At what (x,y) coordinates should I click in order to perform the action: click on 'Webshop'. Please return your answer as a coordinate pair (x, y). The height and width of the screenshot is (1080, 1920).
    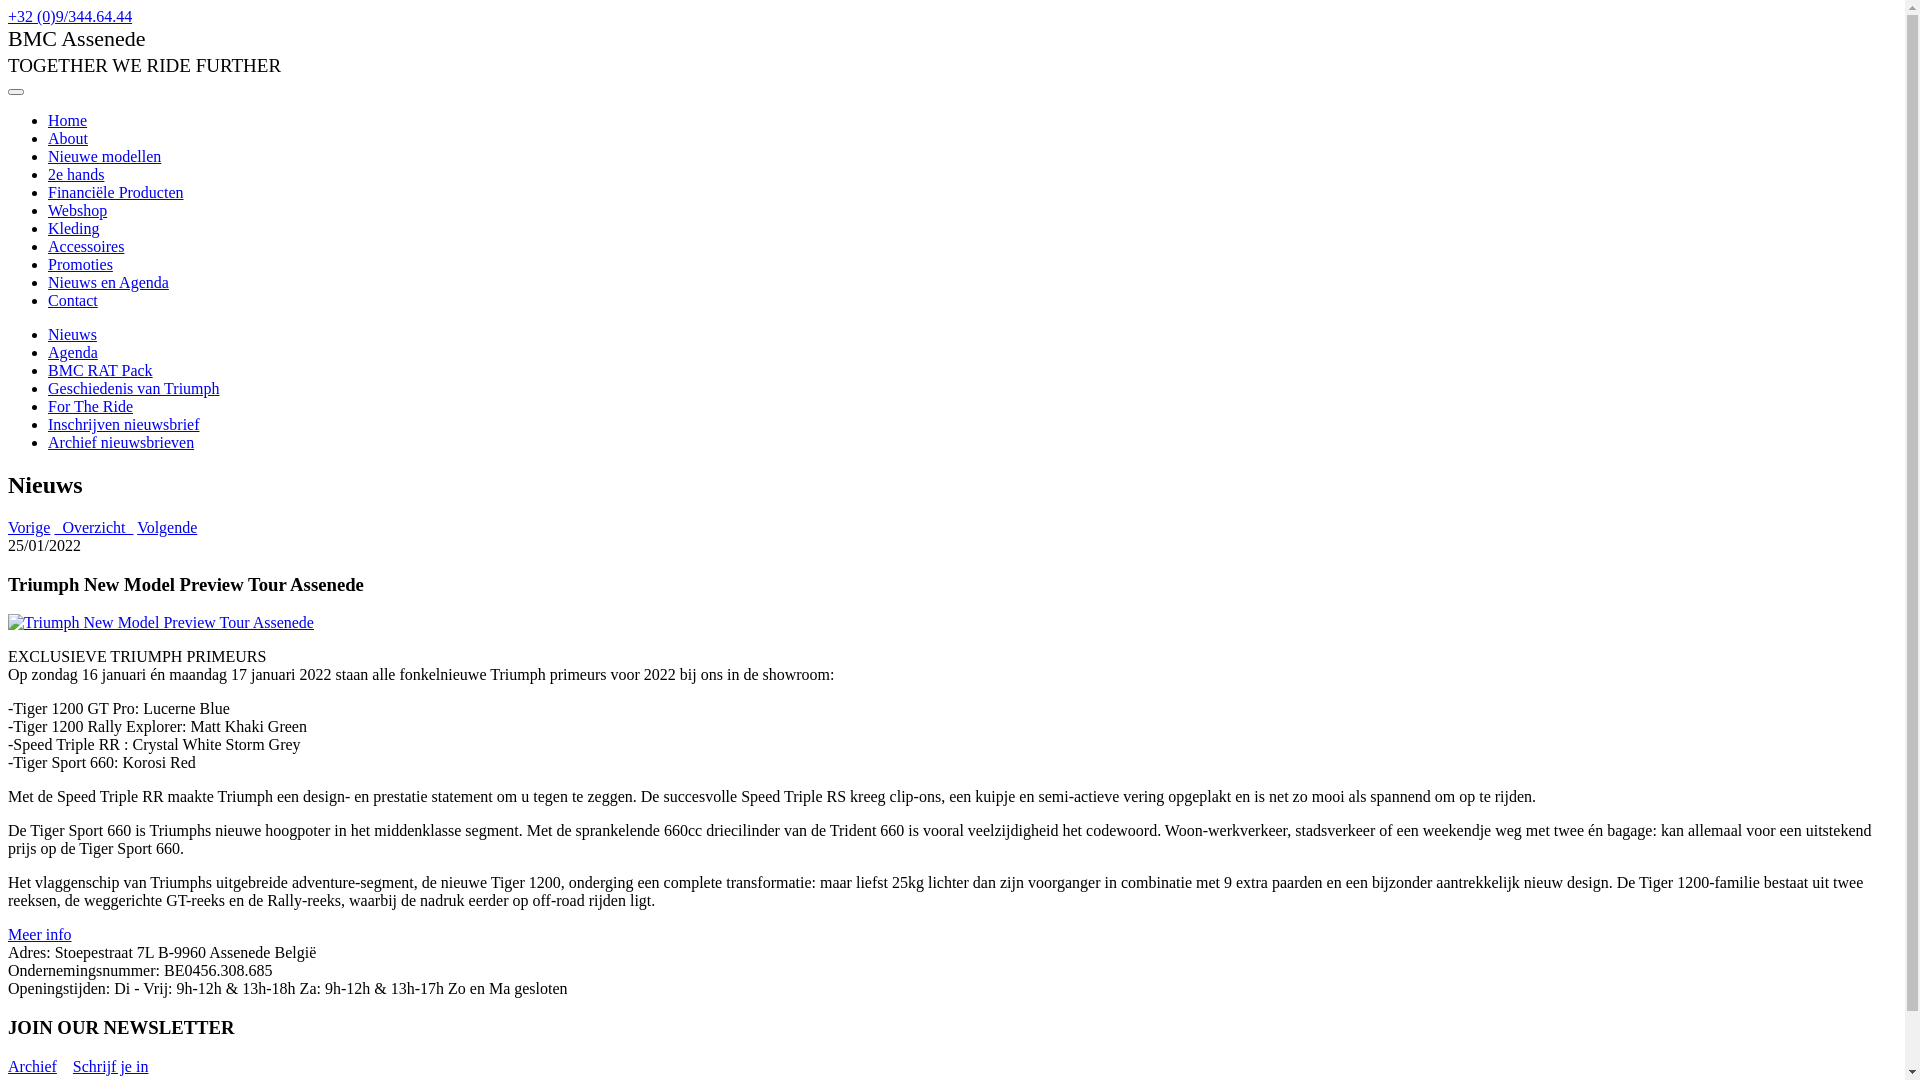
    Looking at the image, I should click on (77, 210).